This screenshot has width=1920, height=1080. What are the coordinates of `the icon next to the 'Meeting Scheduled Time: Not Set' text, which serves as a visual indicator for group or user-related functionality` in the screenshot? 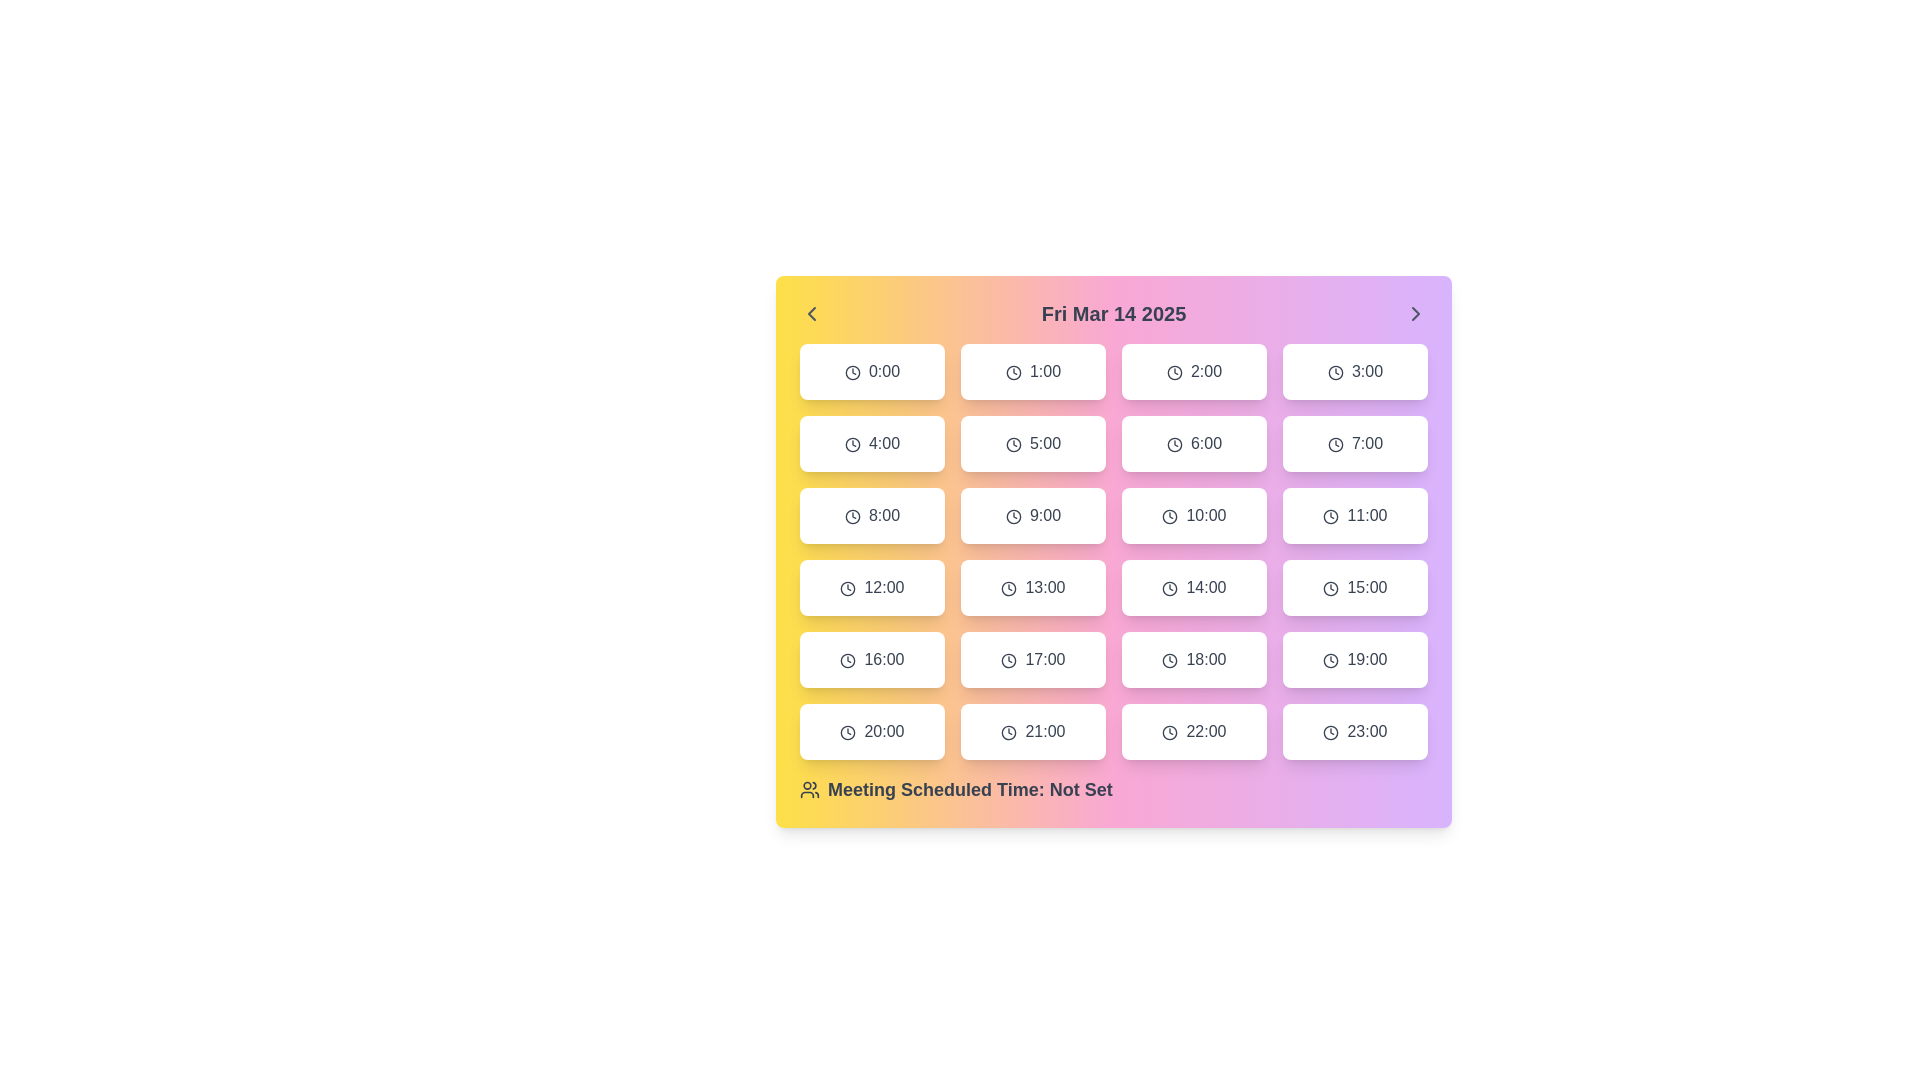 It's located at (810, 789).